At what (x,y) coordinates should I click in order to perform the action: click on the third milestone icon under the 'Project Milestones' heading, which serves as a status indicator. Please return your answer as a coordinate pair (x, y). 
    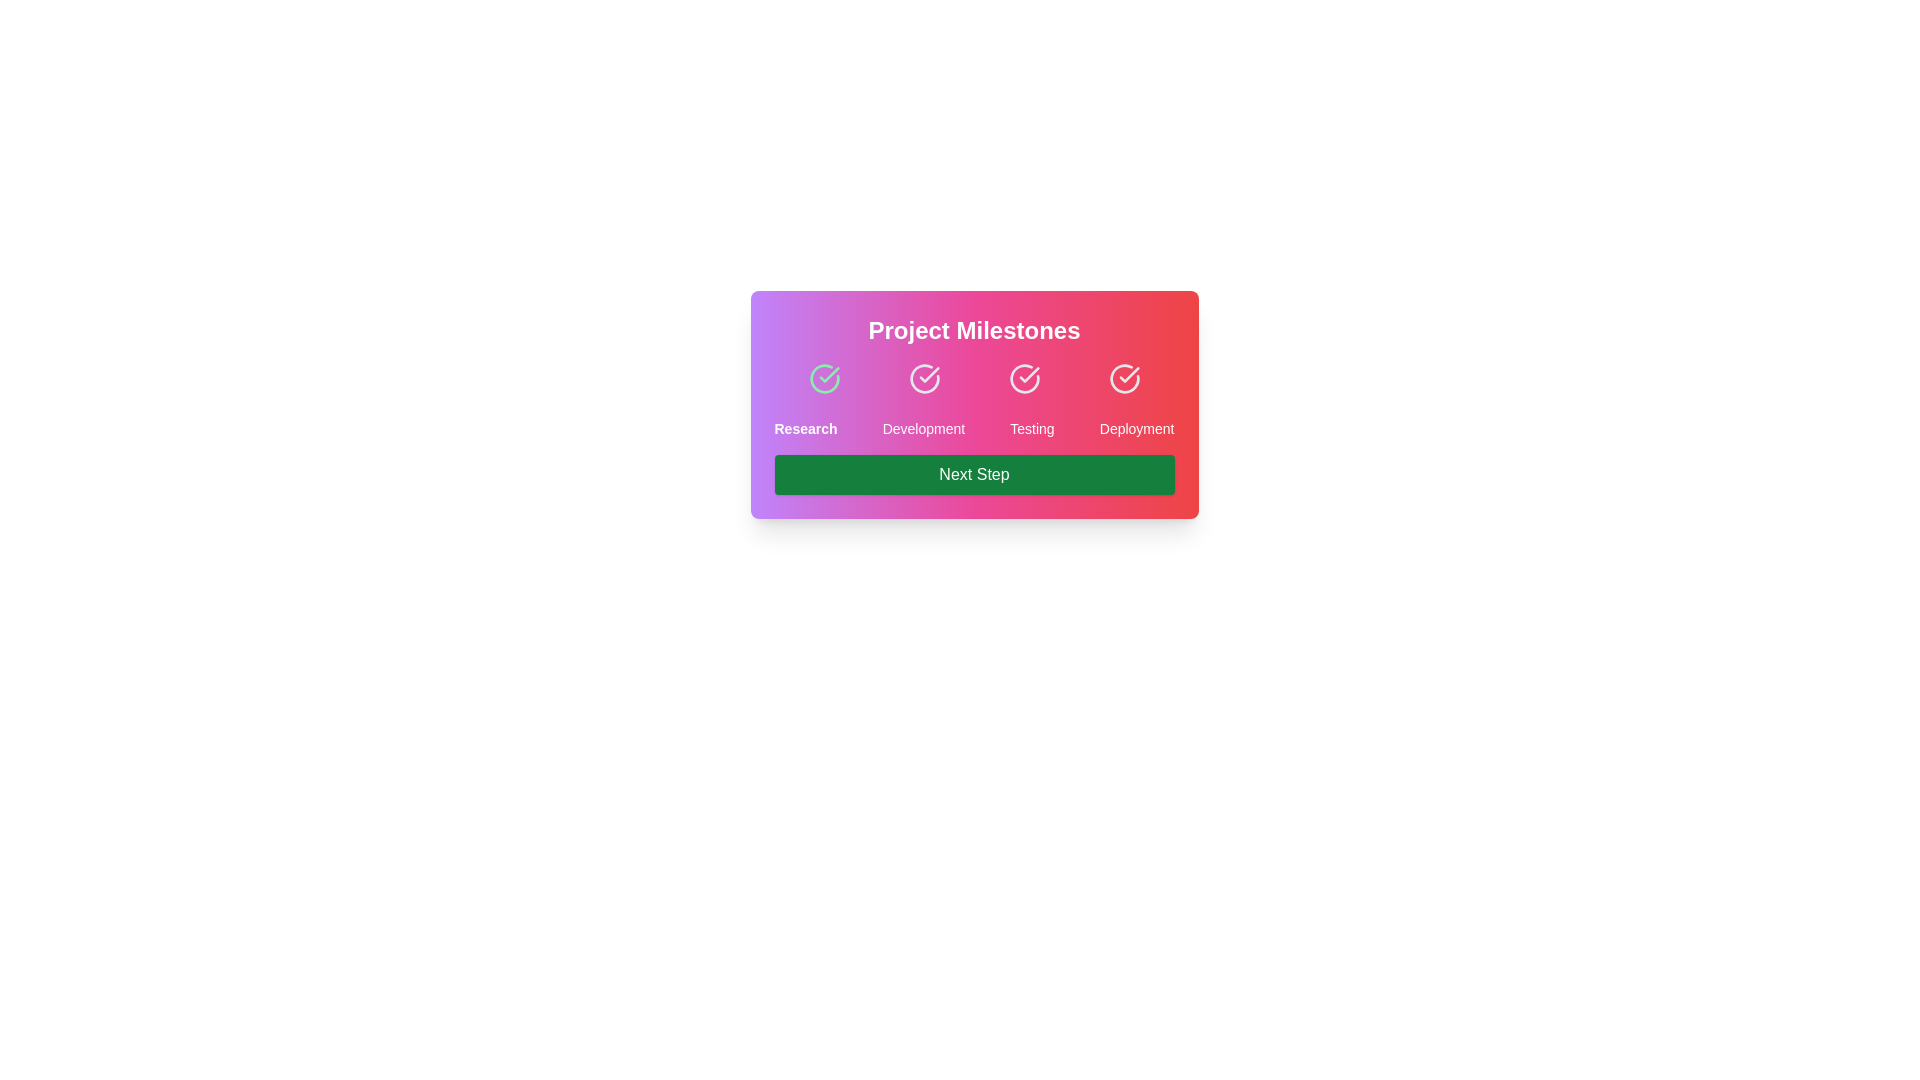
    Looking at the image, I should click on (1024, 378).